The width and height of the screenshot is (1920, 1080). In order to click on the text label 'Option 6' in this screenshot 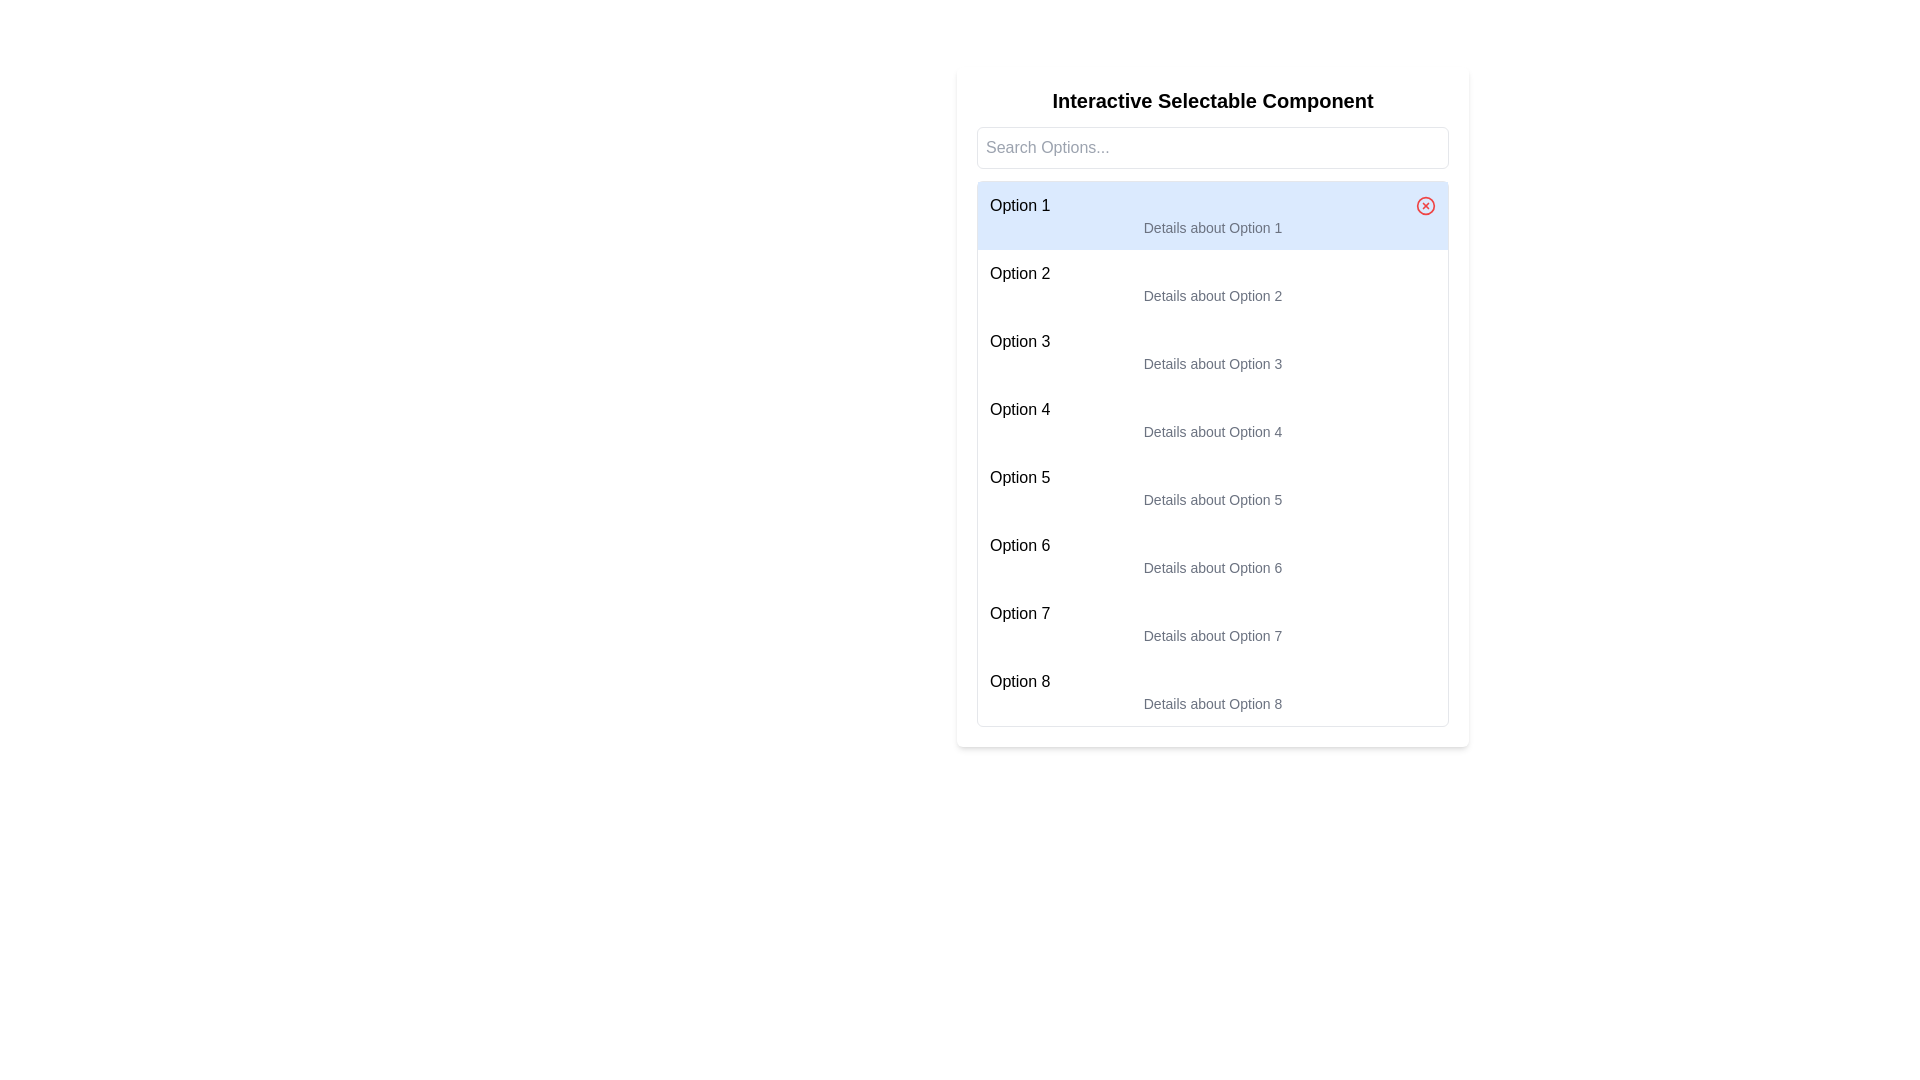, I will do `click(1019, 546)`.